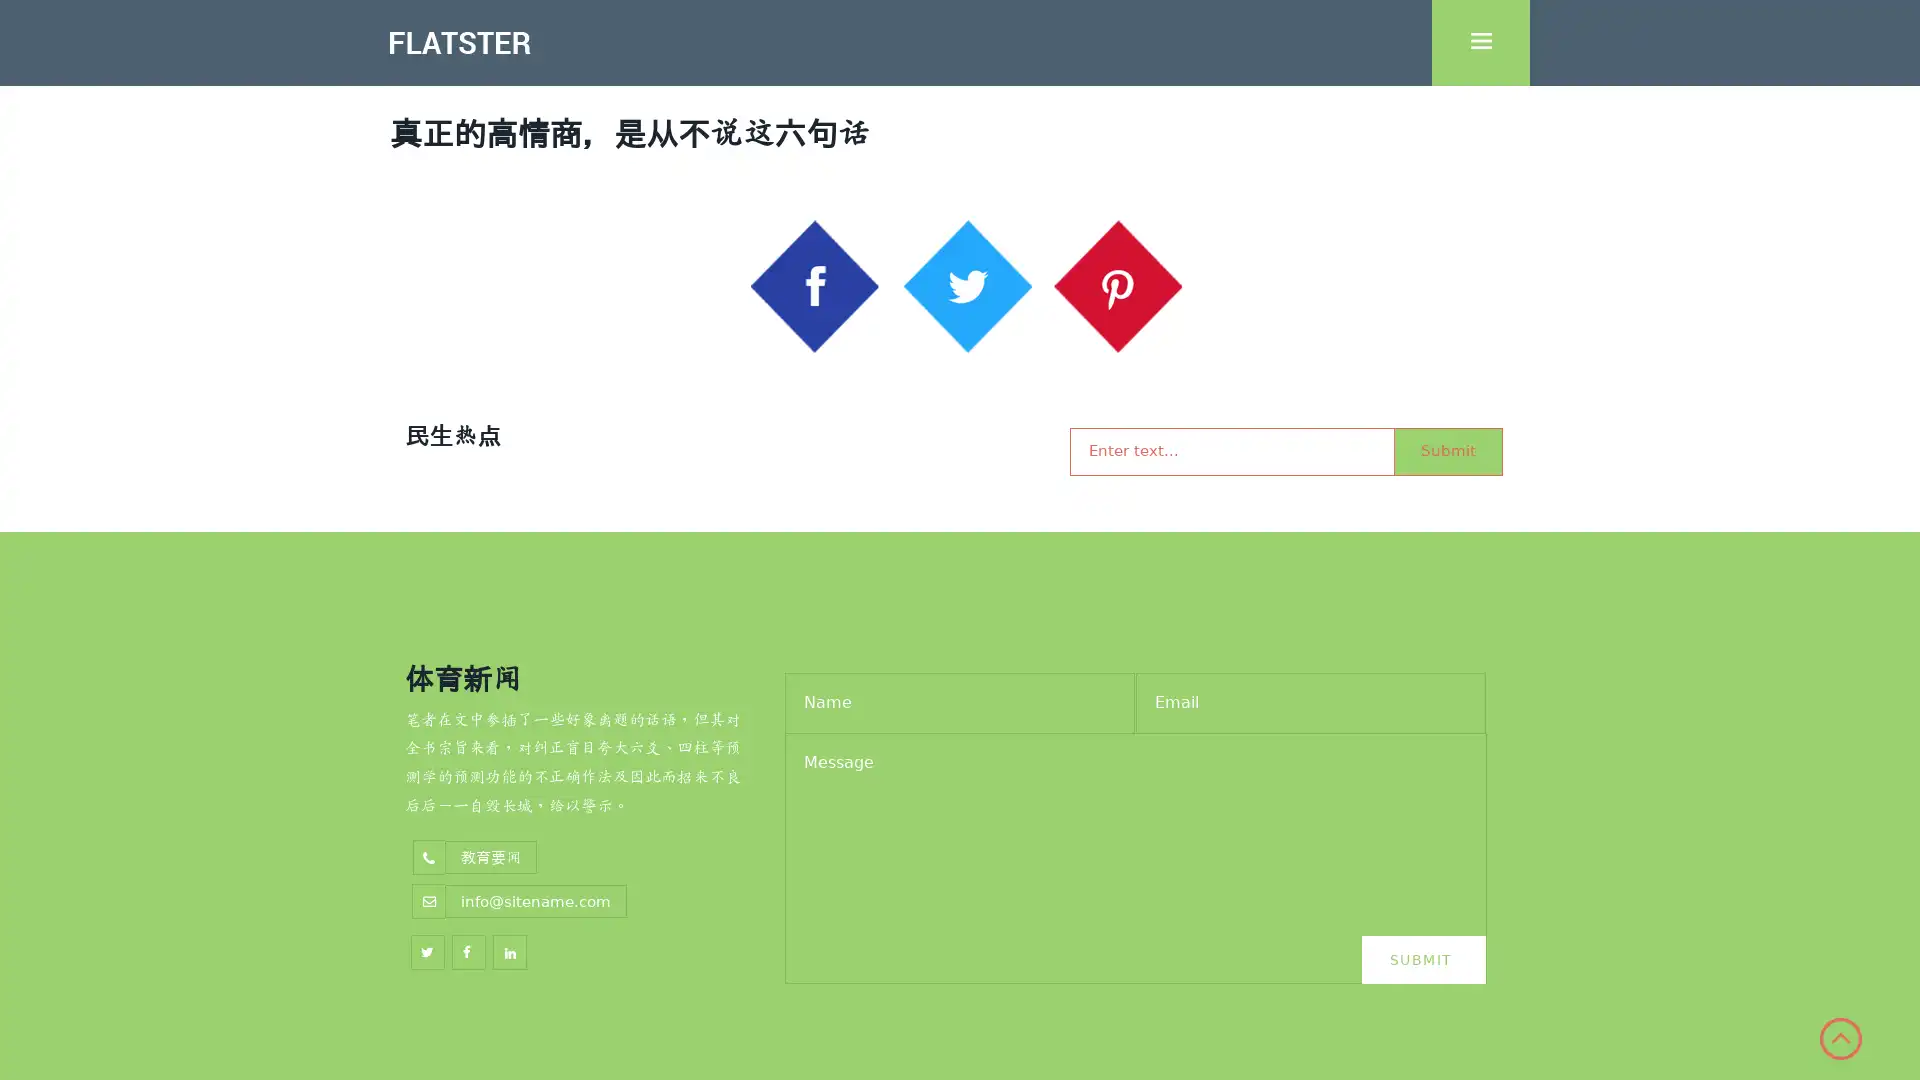 The height and width of the screenshot is (1080, 1920). Describe the element at coordinates (1422, 958) in the screenshot. I see `Submit` at that location.